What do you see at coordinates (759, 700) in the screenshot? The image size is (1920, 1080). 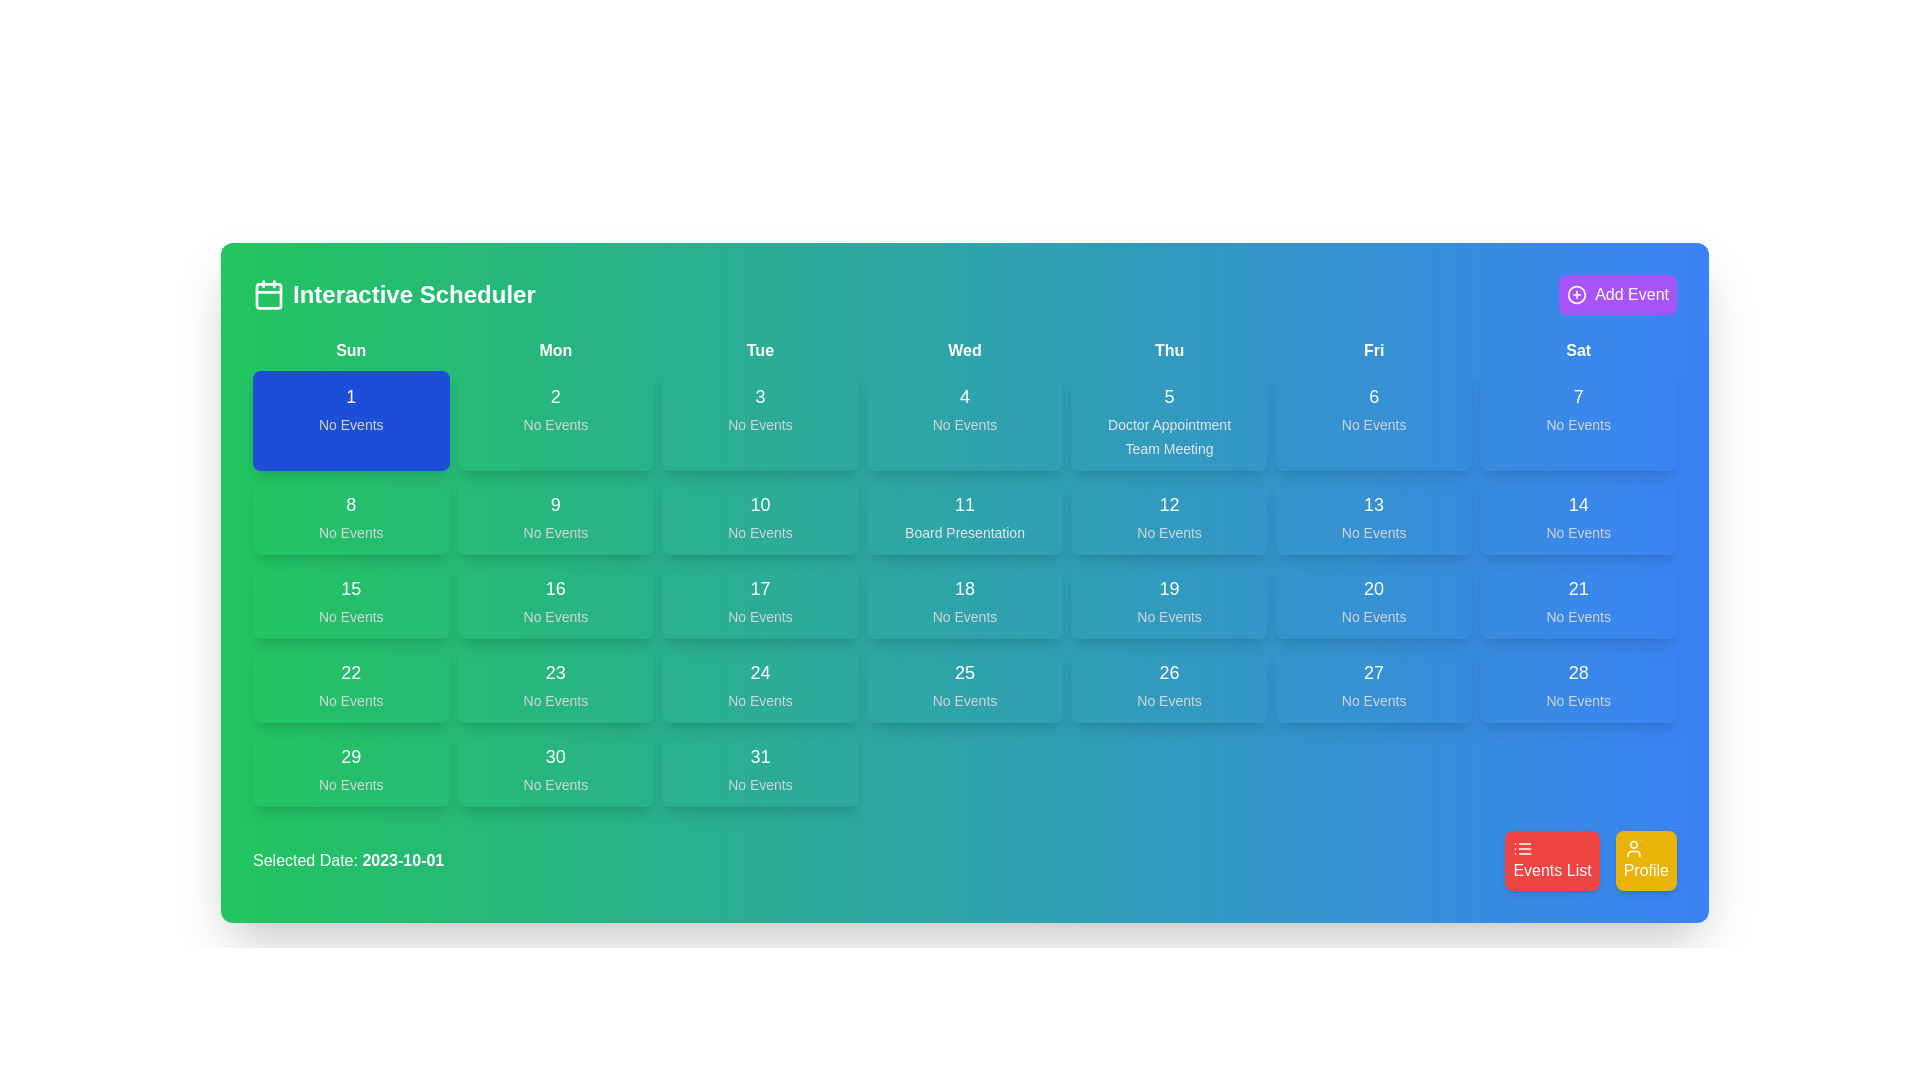 I see `the static text 'No Events' located below the date '24' in the calendar layout, indicating the absence of events` at bounding box center [759, 700].